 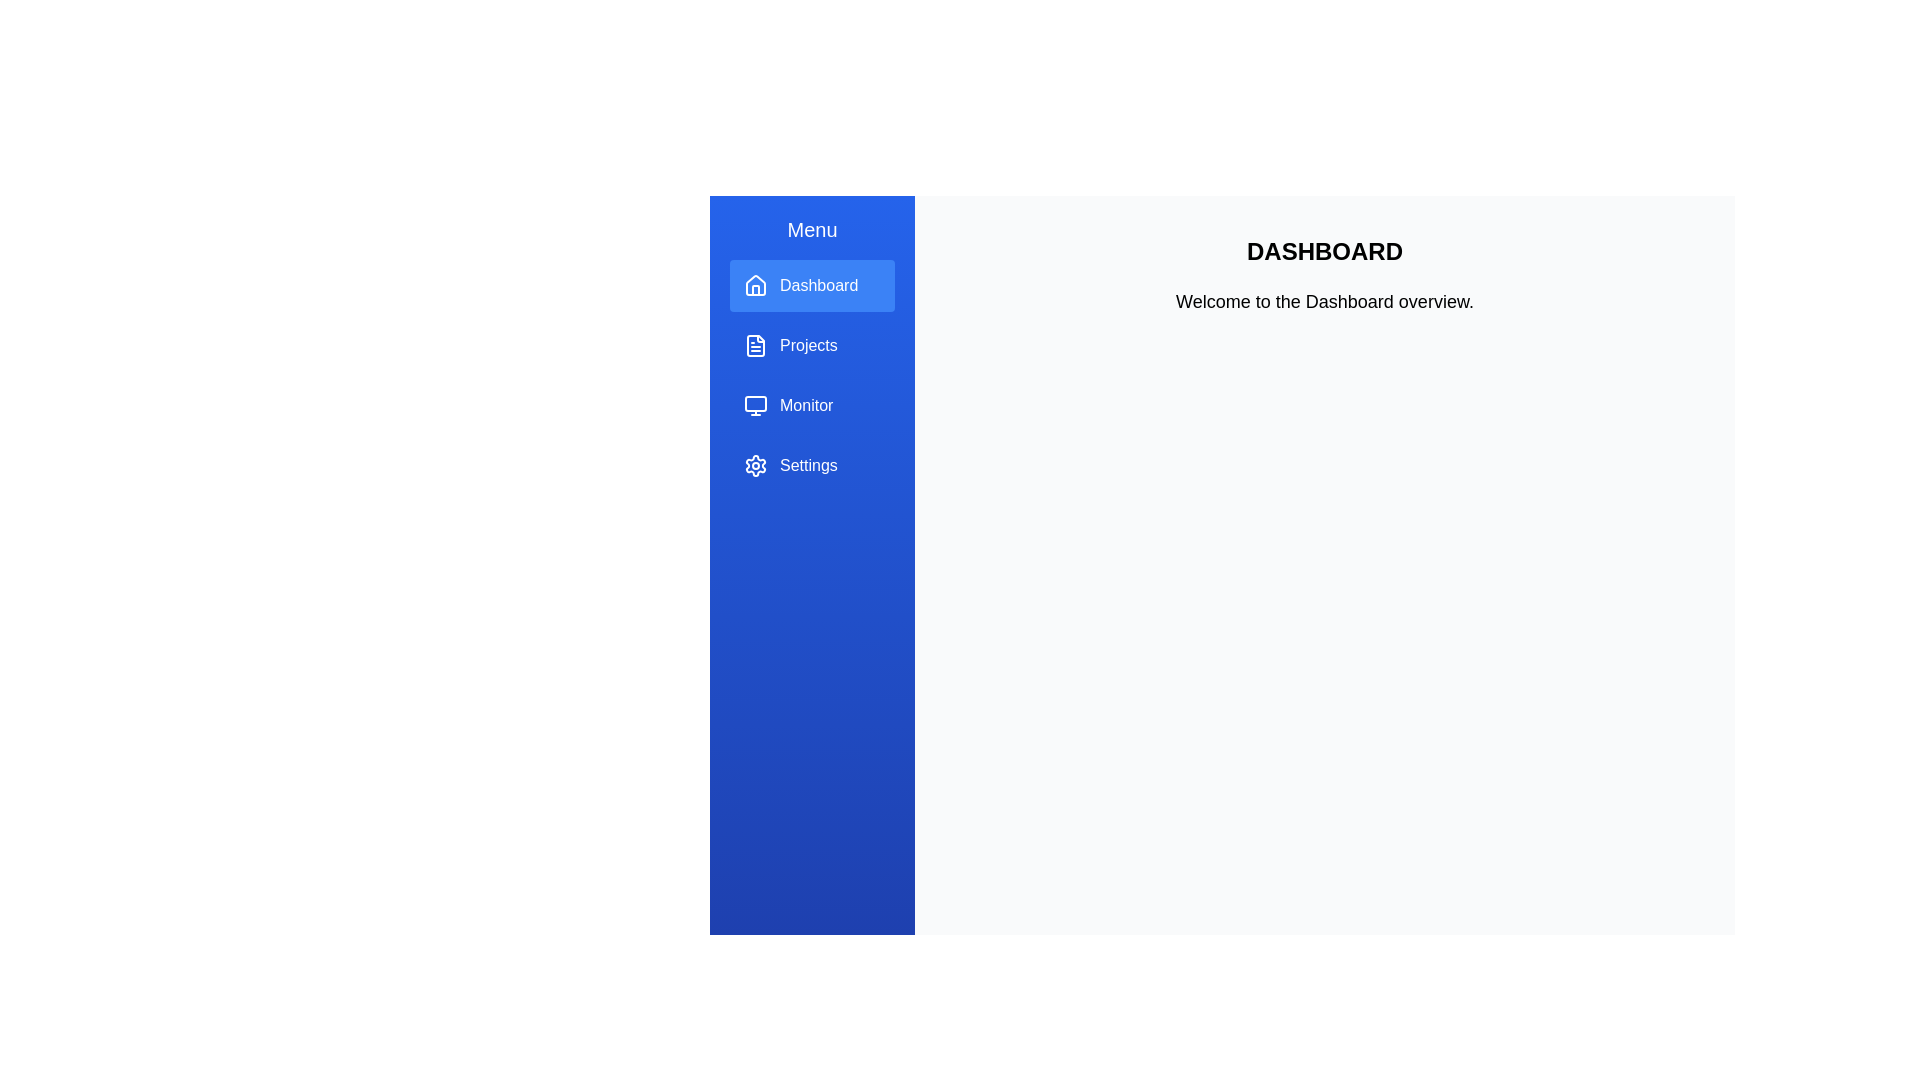 What do you see at coordinates (1324, 301) in the screenshot?
I see `the text label displaying 'Welcome to the Dashboard overview.' which is located below the 'DASHBOARD' heading` at bounding box center [1324, 301].